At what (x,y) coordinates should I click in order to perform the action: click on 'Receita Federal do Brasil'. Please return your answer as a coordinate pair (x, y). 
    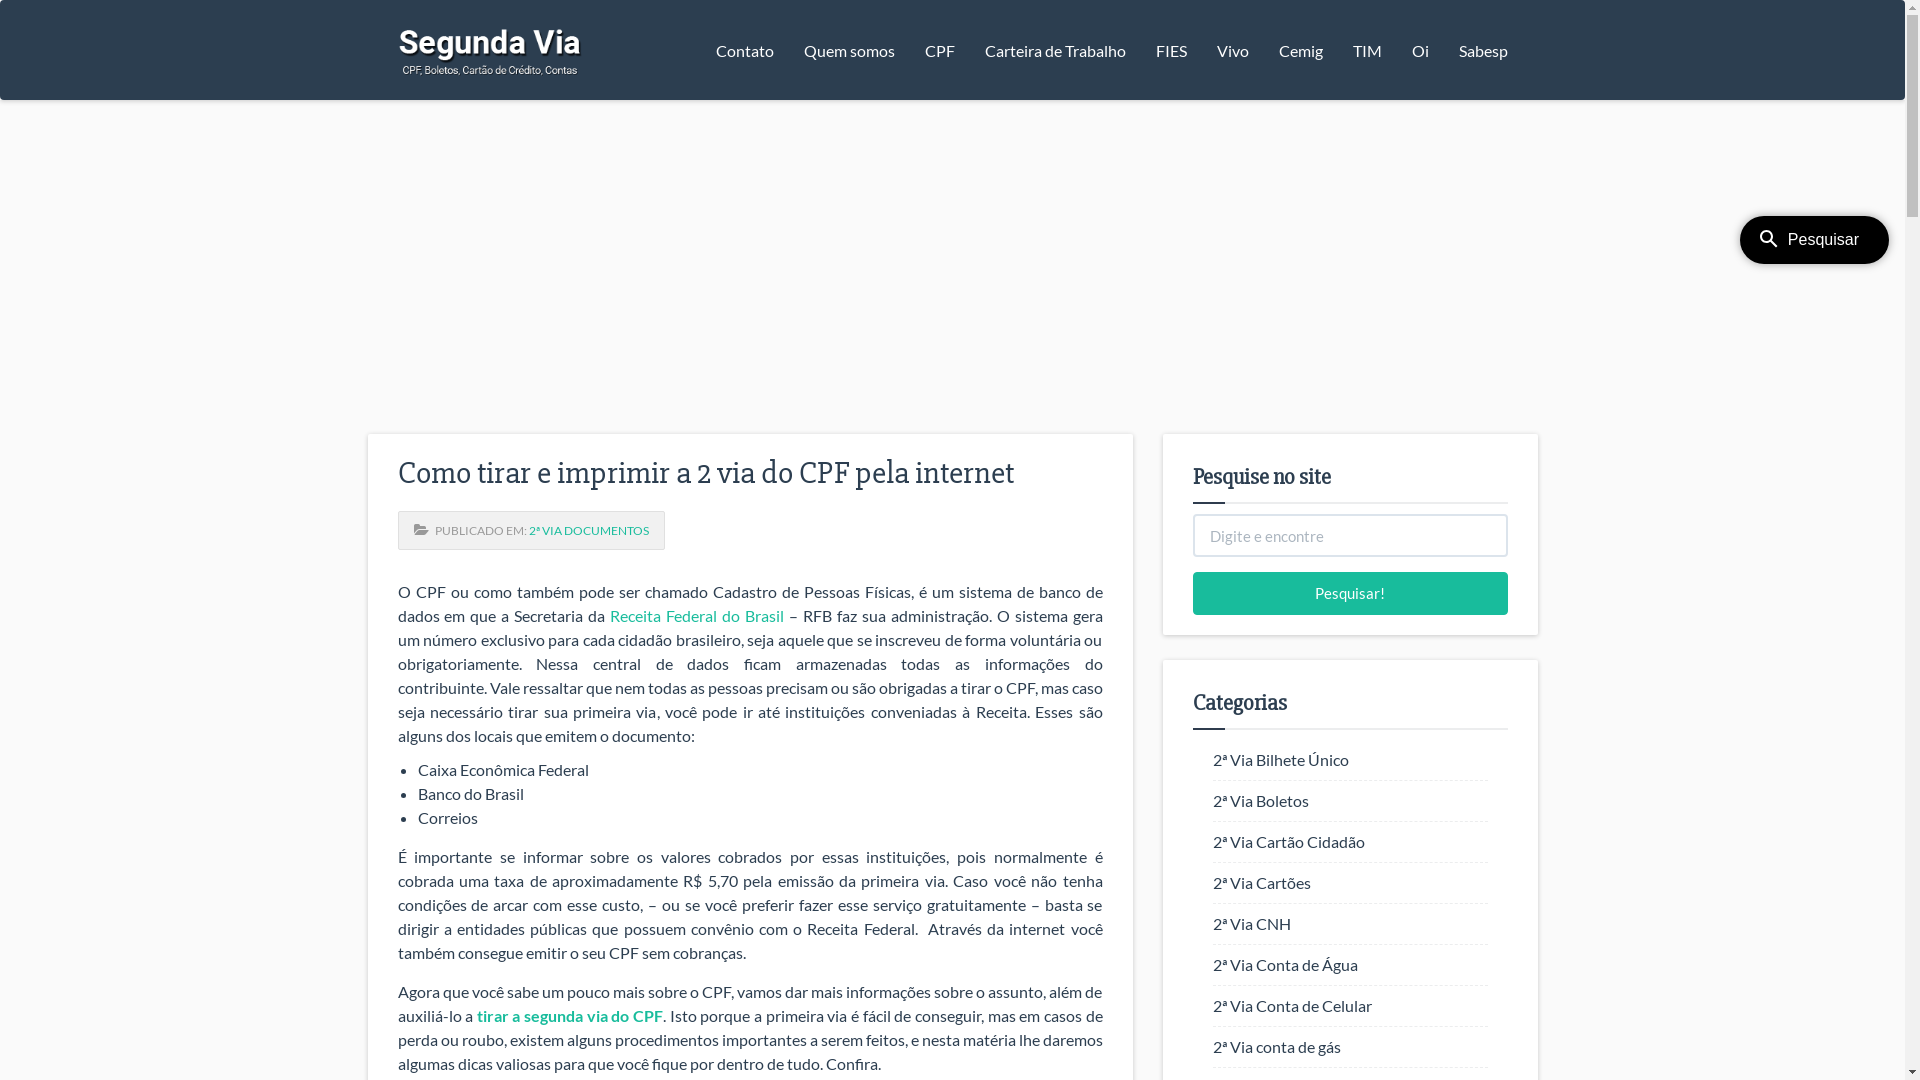
    Looking at the image, I should click on (696, 614).